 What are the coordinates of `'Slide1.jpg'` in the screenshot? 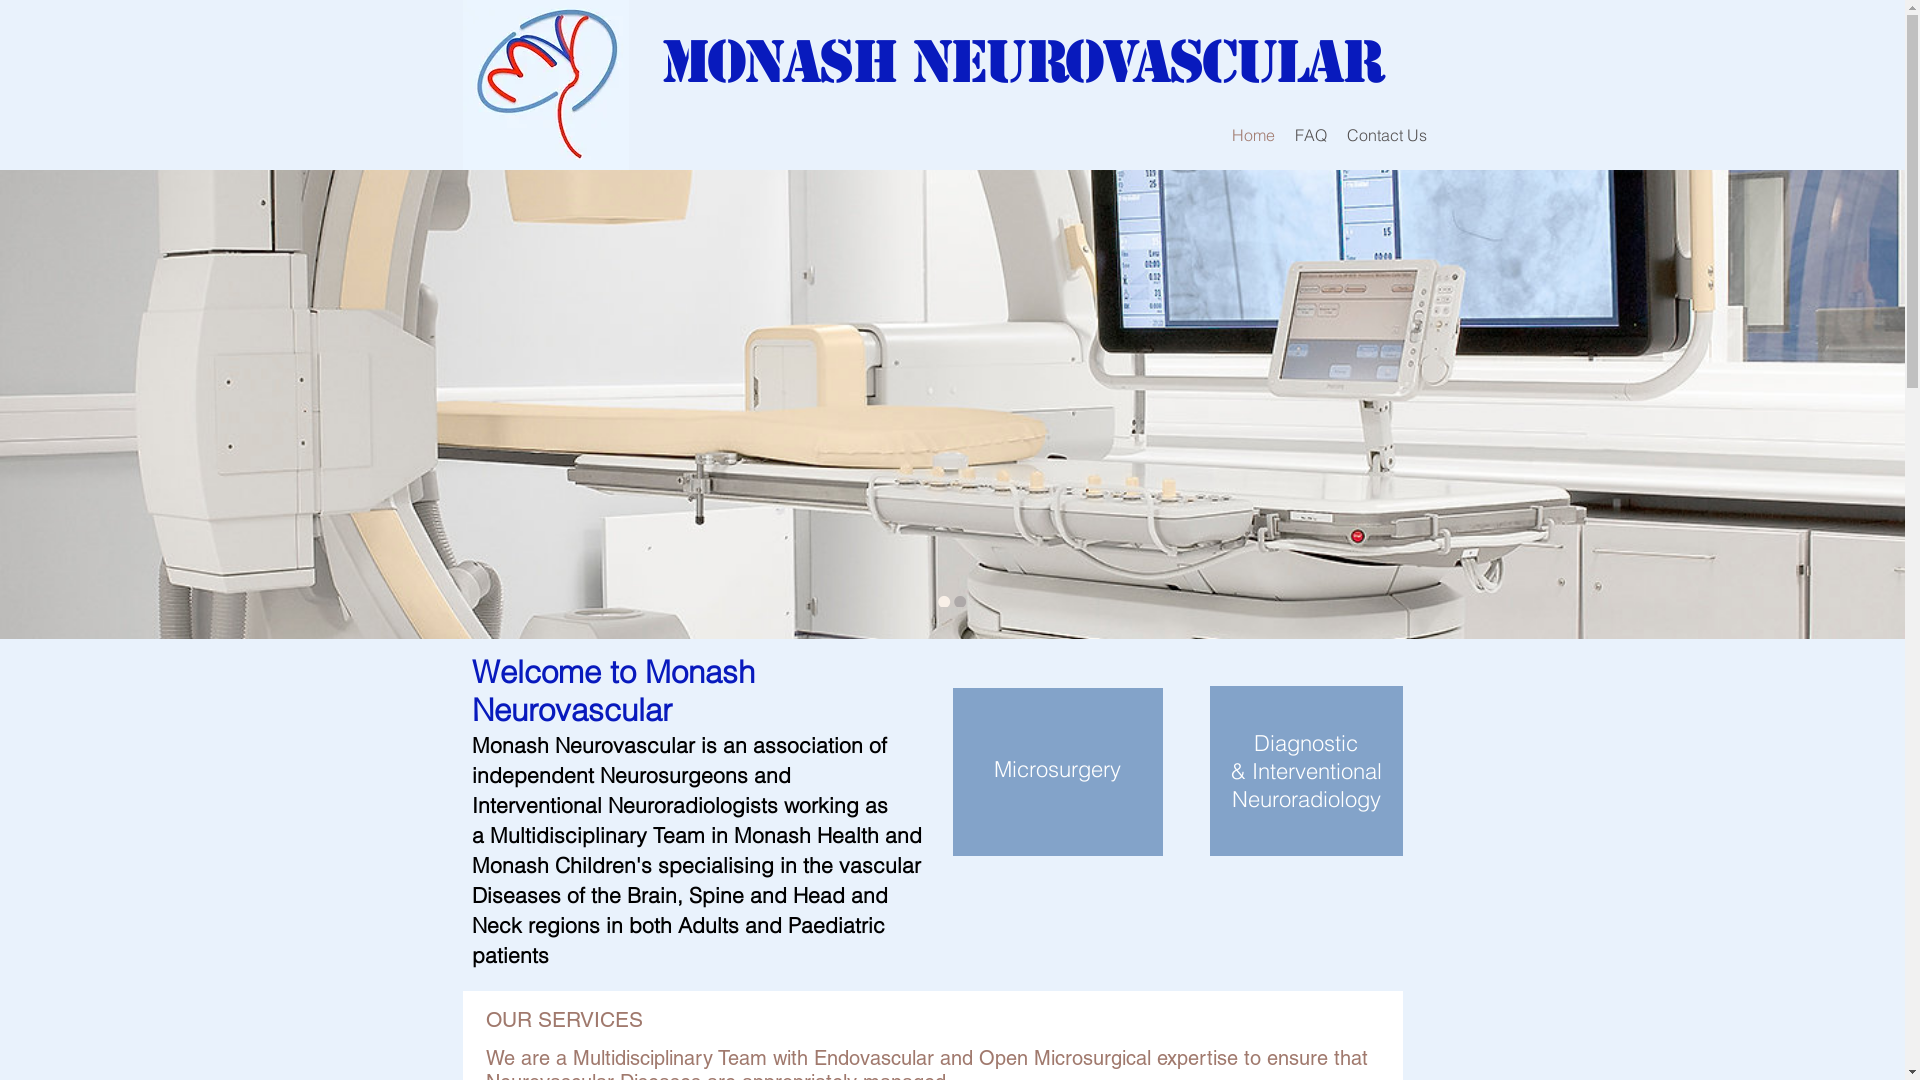 It's located at (545, 83).